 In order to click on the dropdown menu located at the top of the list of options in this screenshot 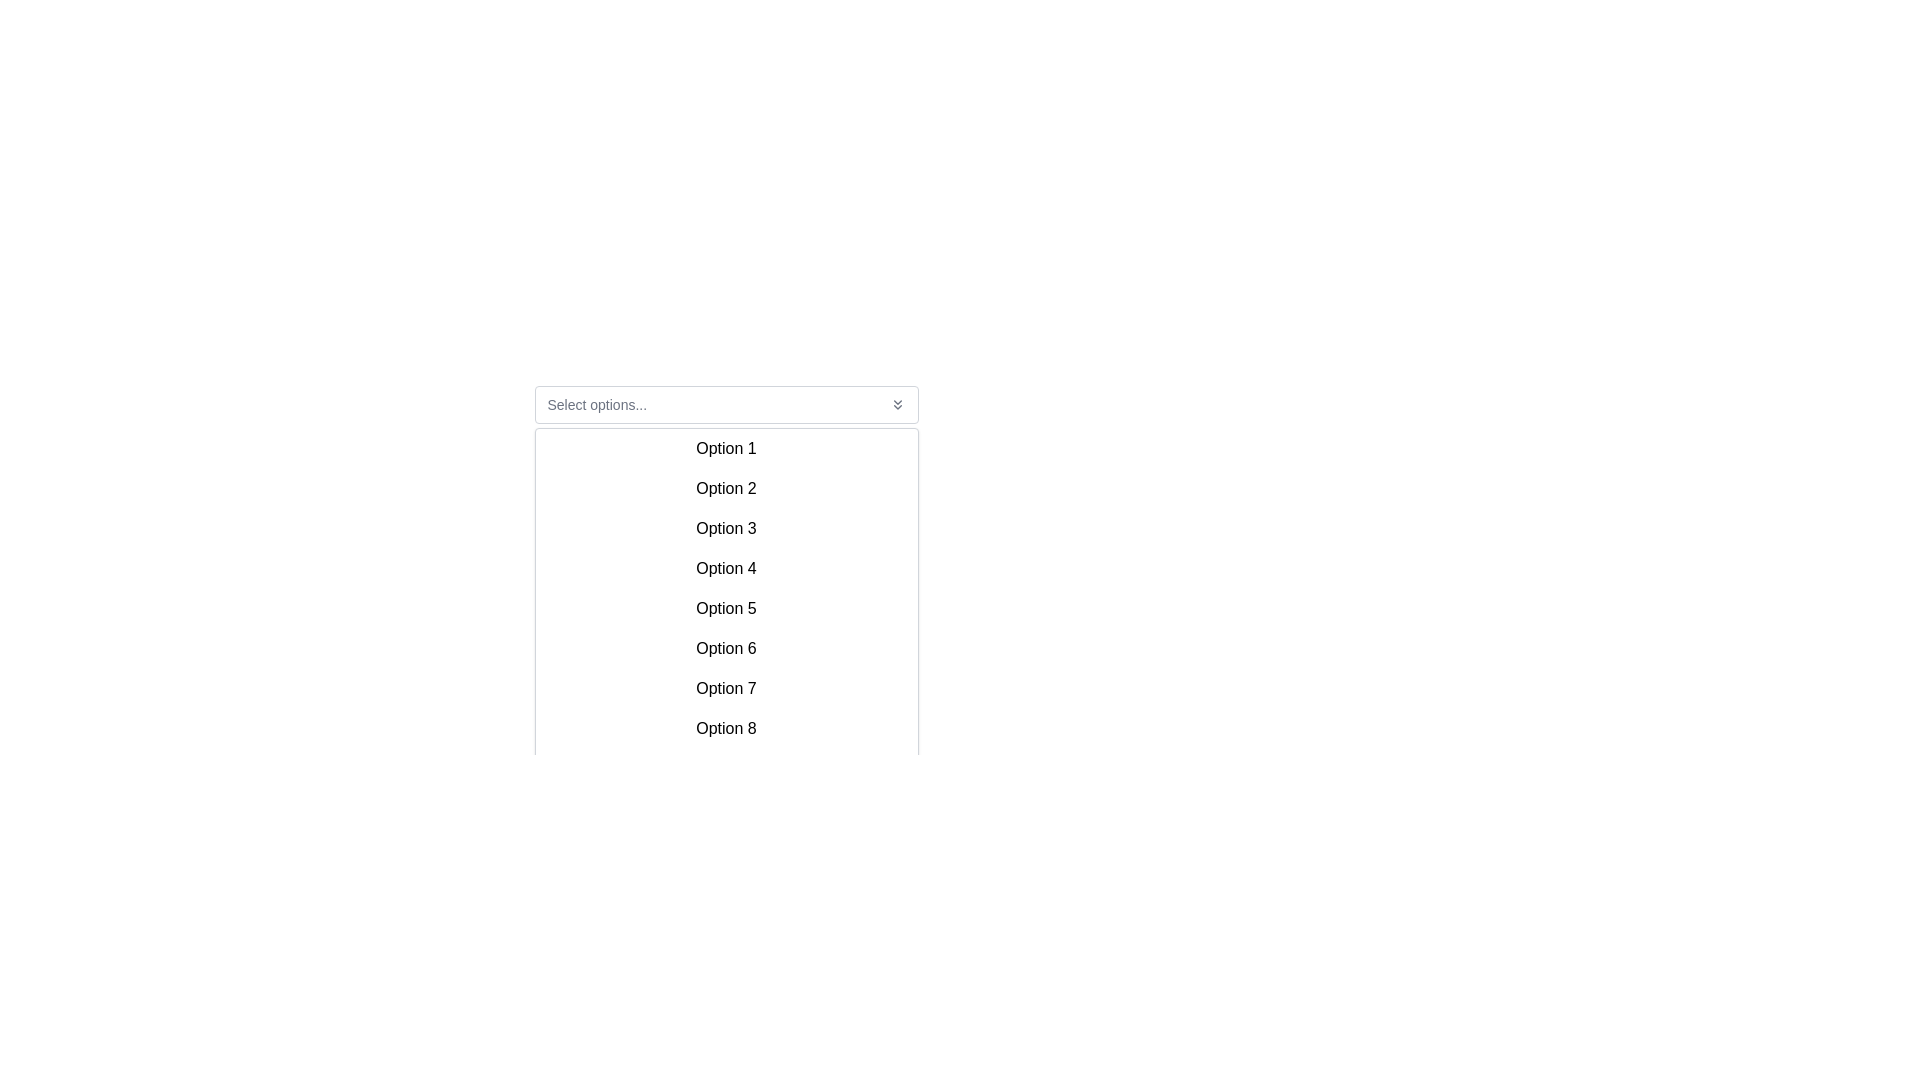, I will do `click(725, 405)`.